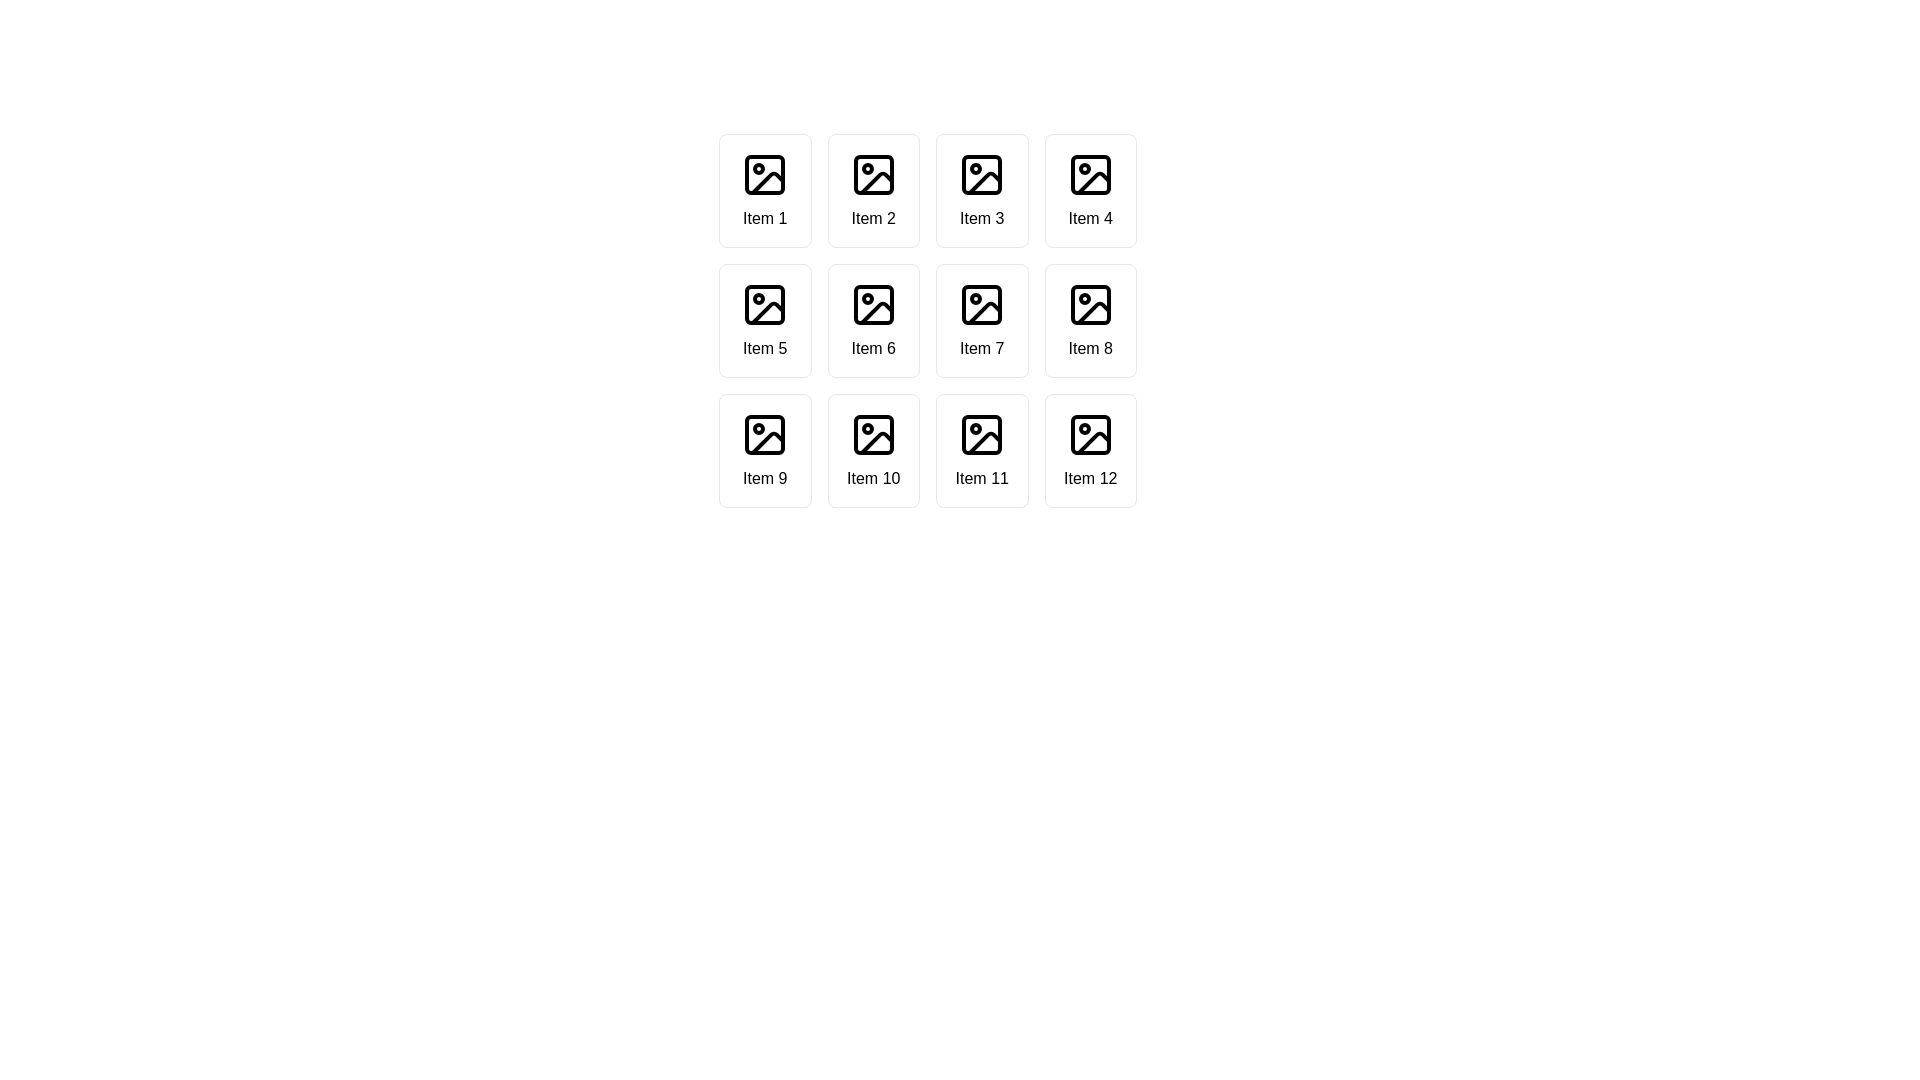 The width and height of the screenshot is (1920, 1080). What do you see at coordinates (982, 304) in the screenshot?
I see `the graphical icon resembling an image placeholder with a mountain shape and sun-like circle, located in the seventh item of the grid layout labeled 'Item 7'` at bounding box center [982, 304].